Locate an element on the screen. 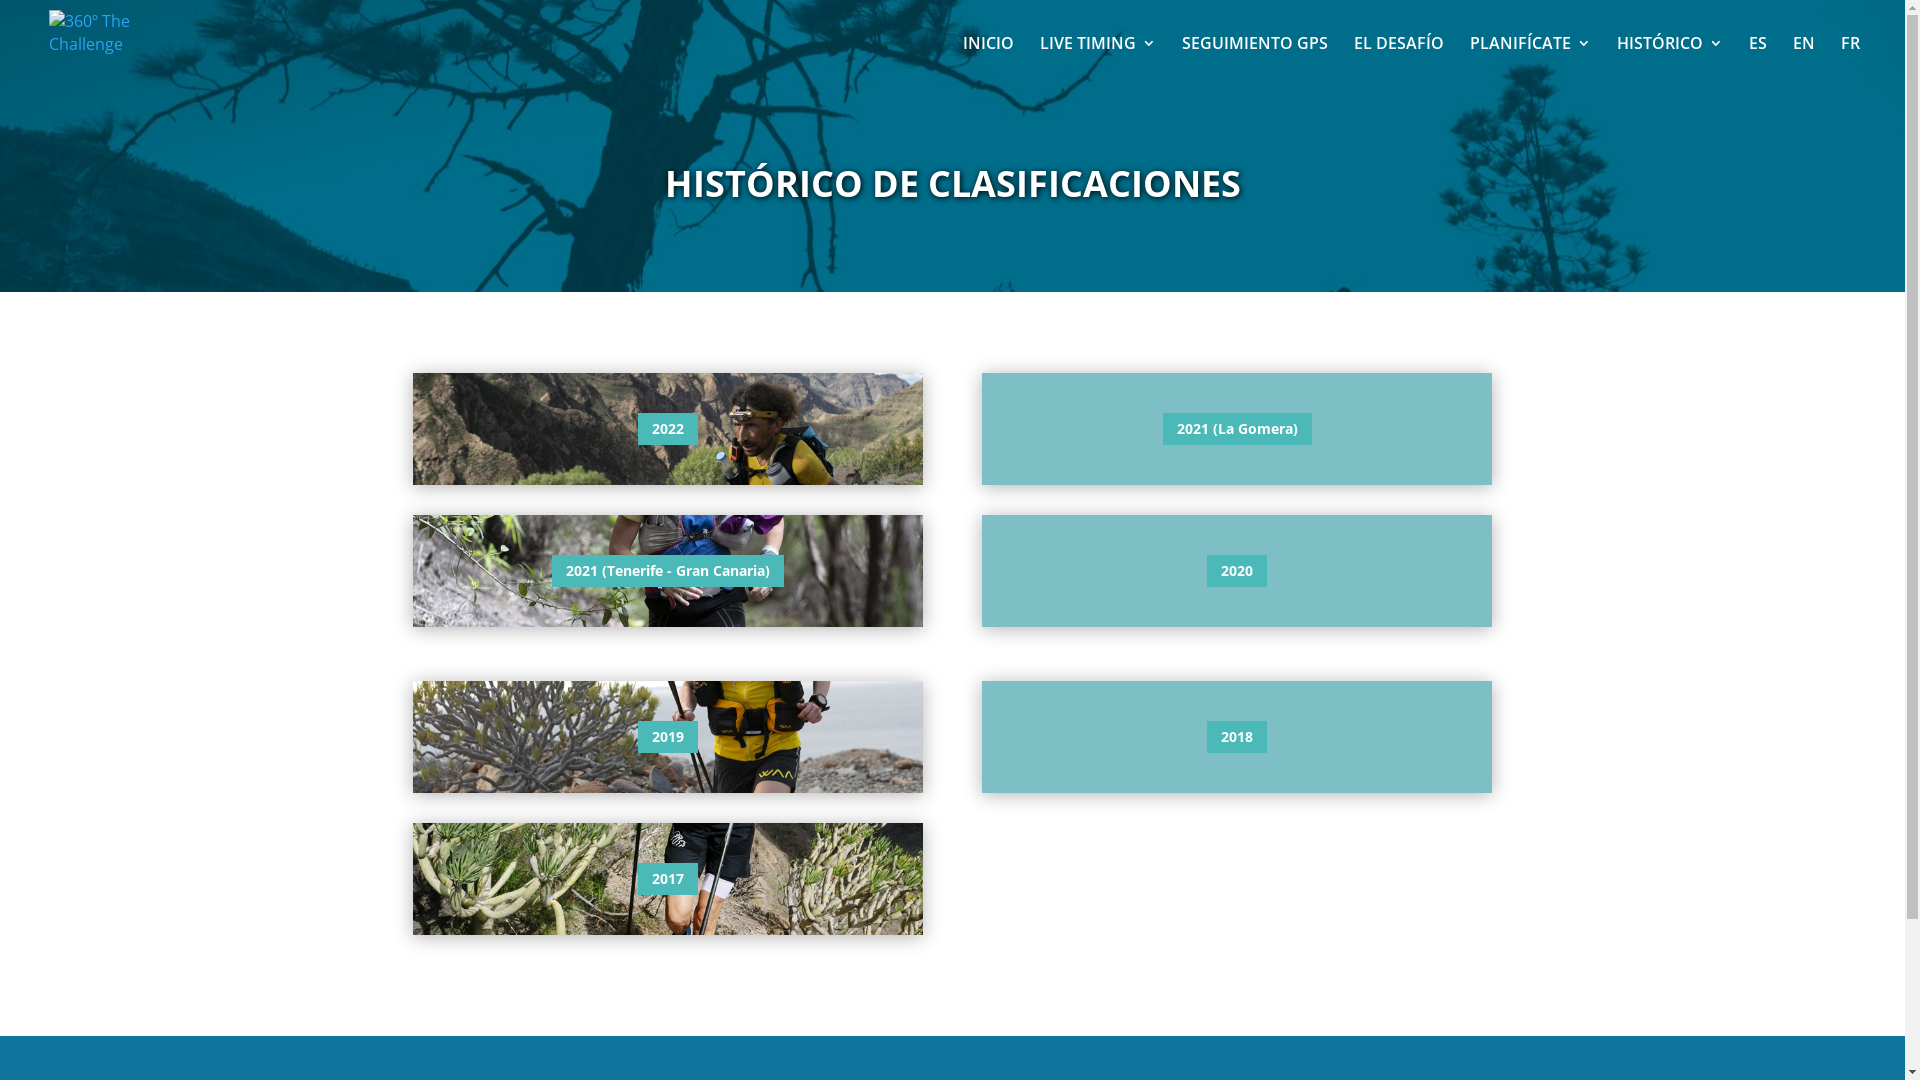  '2017' is located at coordinates (667, 878).